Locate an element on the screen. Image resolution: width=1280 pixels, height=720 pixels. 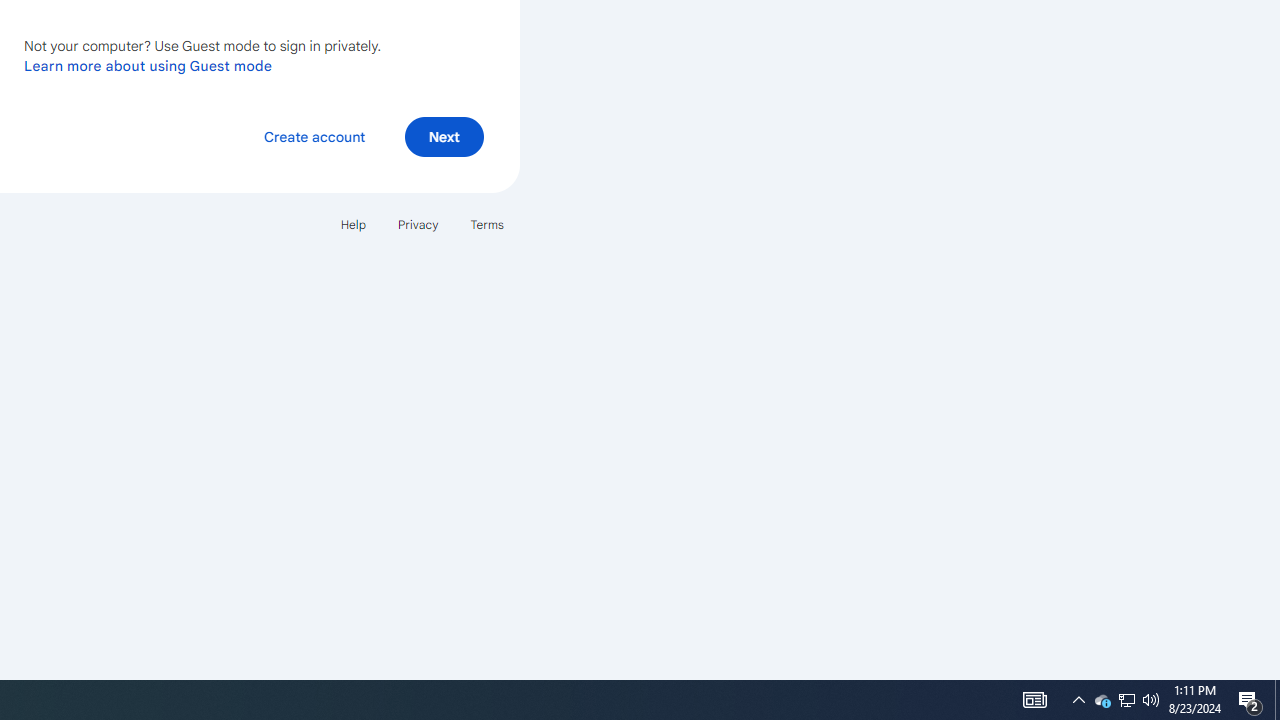
'Create account' is located at coordinates (313, 135).